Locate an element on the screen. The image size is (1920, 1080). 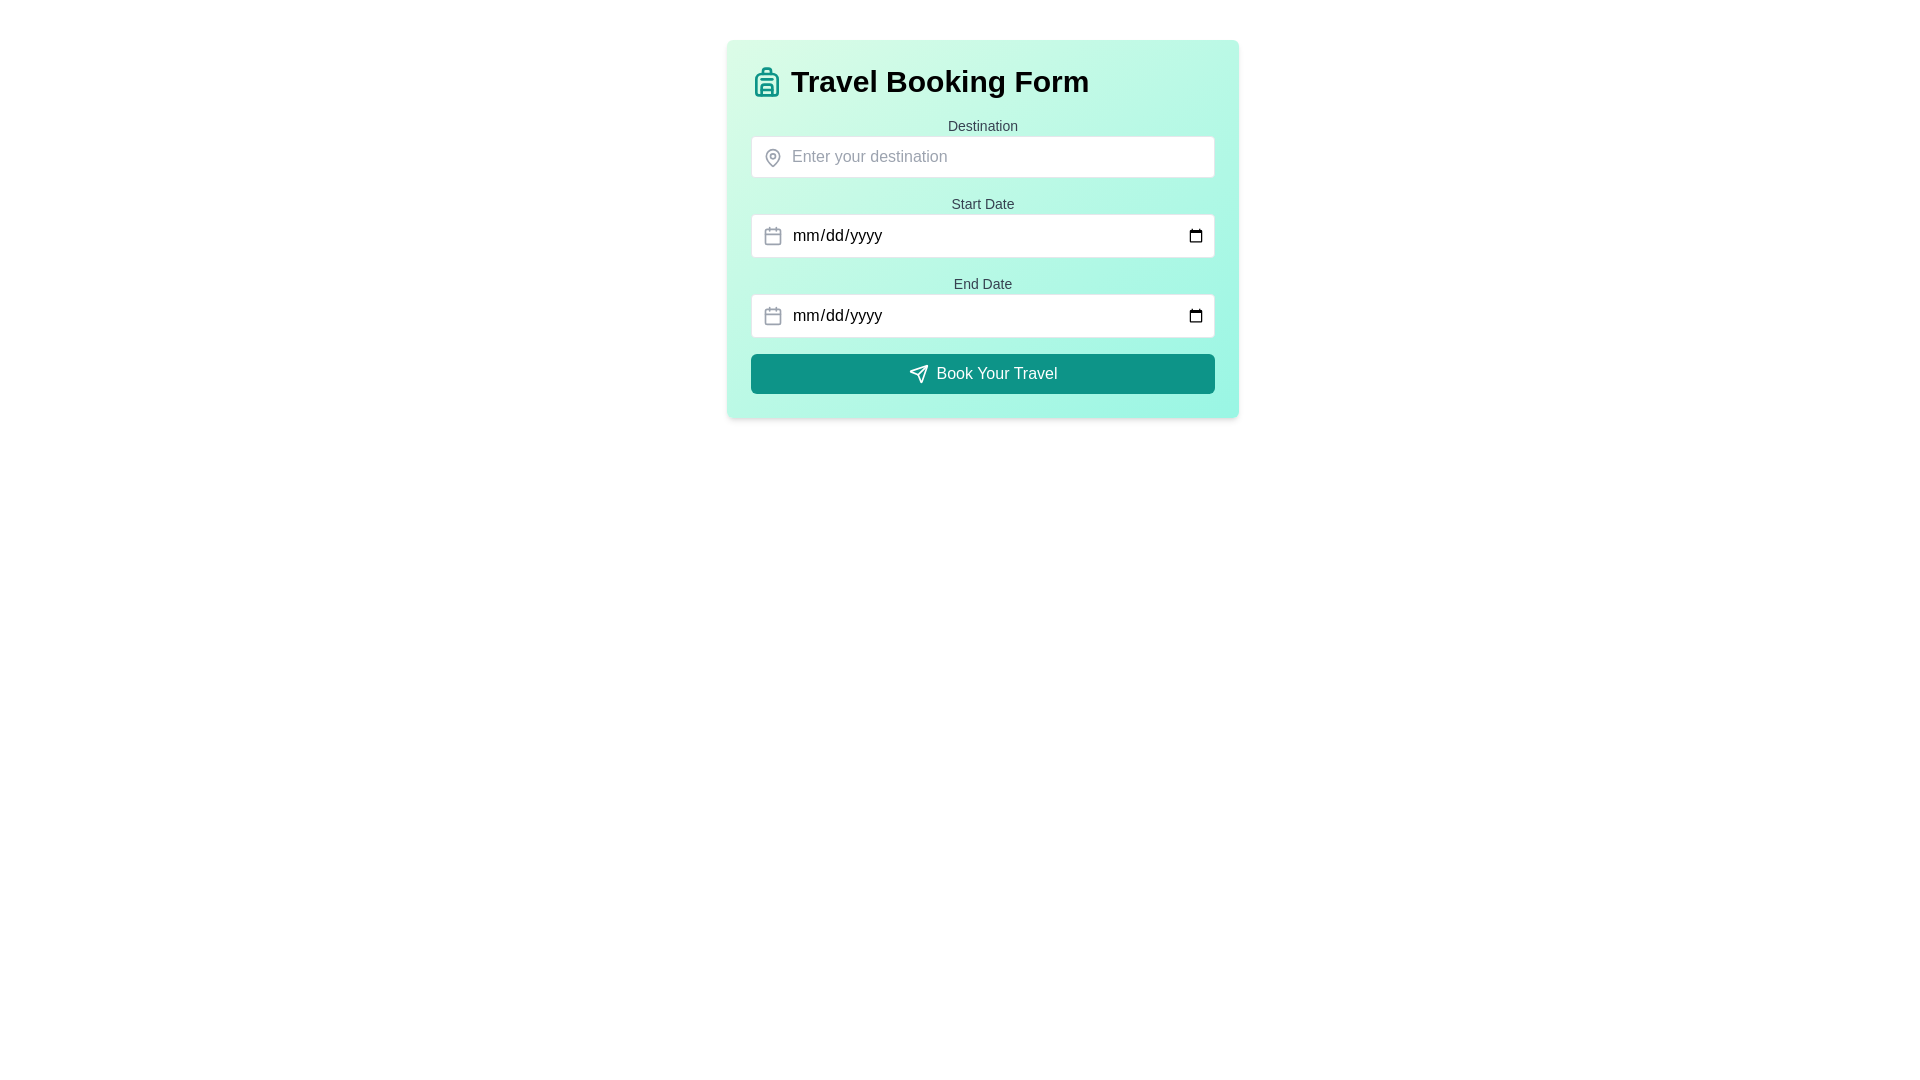
the icon within the 'Book Your Travel' submit button located at the bottom of the form is located at coordinates (917, 374).